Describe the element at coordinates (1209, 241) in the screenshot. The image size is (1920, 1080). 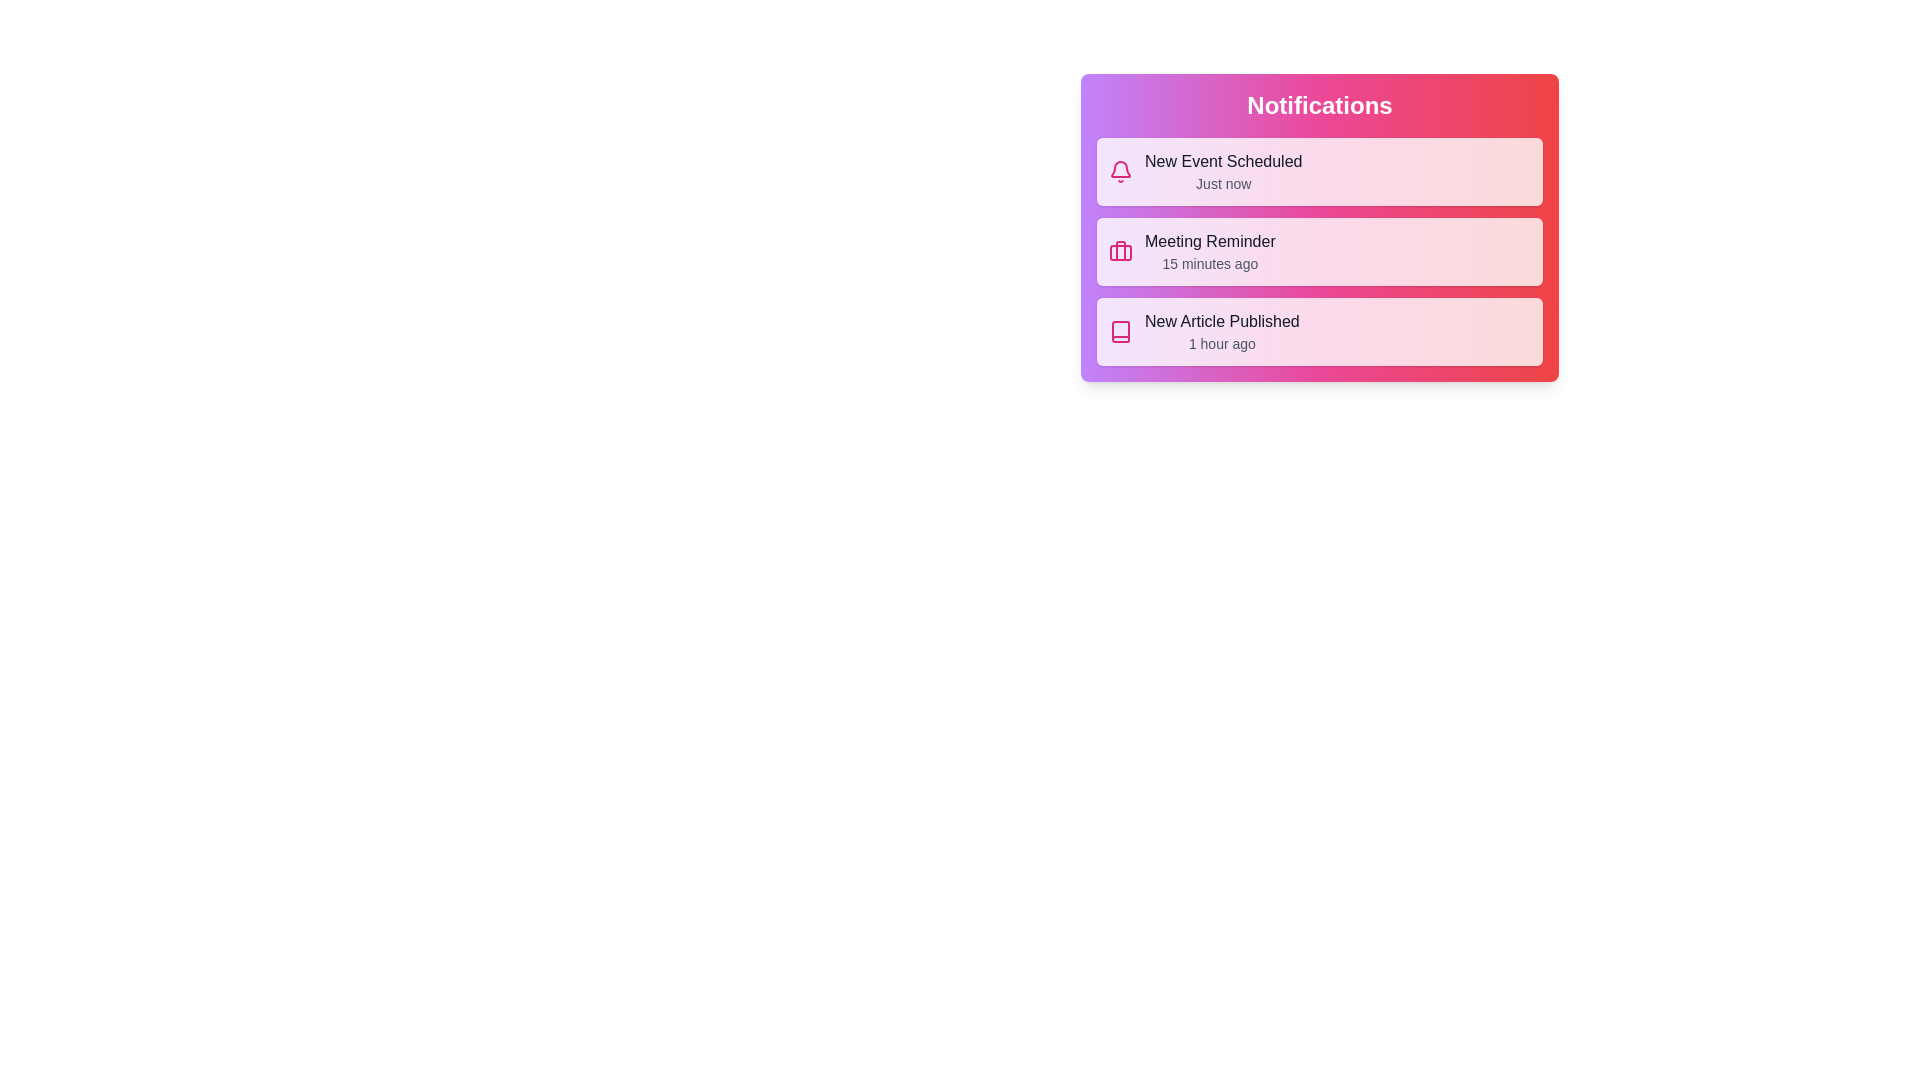
I see `the notification title Meeting Reminder to select it` at that location.